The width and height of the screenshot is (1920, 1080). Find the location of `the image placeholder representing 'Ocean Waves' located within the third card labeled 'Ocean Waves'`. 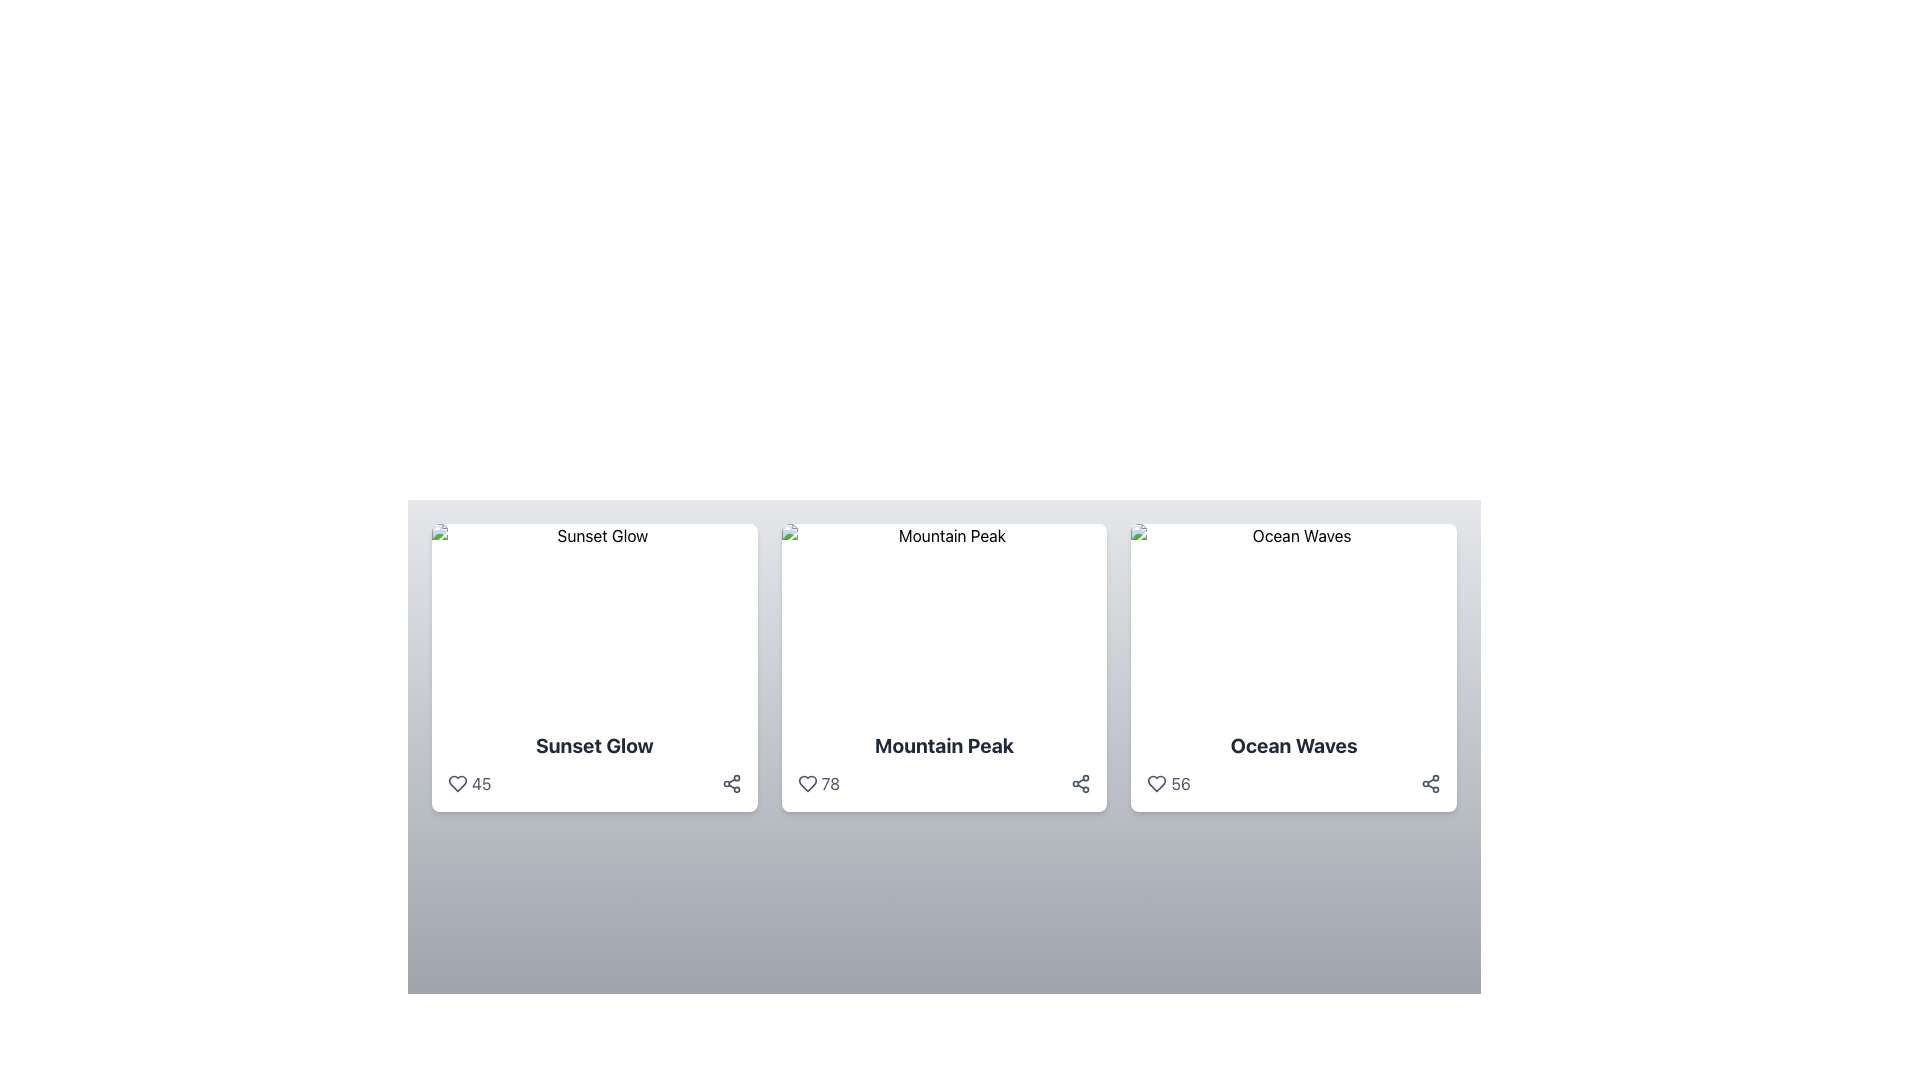

the image placeholder representing 'Ocean Waves' located within the third card labeled 'Ocean Waves' is located at coordinates (1294, 619).